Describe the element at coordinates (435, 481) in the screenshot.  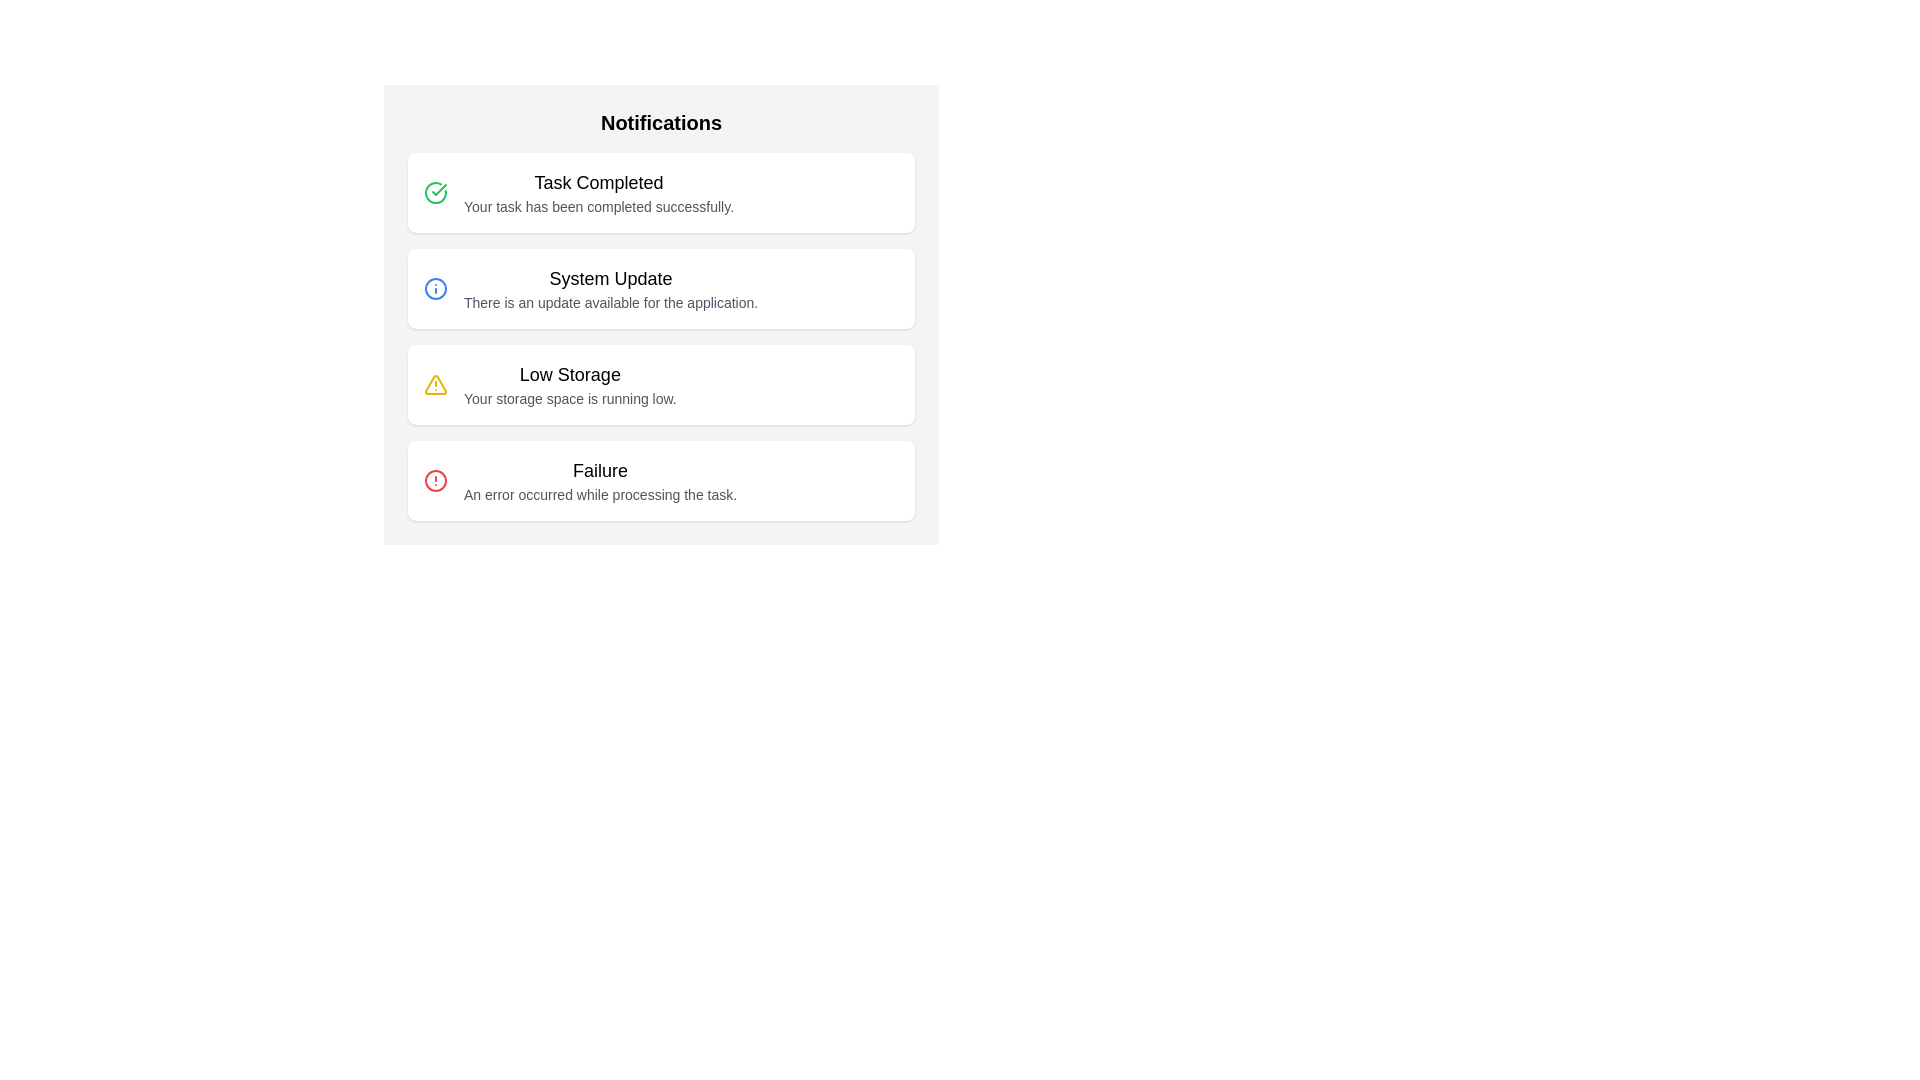
I see `the SVG Circle element of the alert icon indicating a failure state, located in the bottom-most option of the Notifications list` at that location.